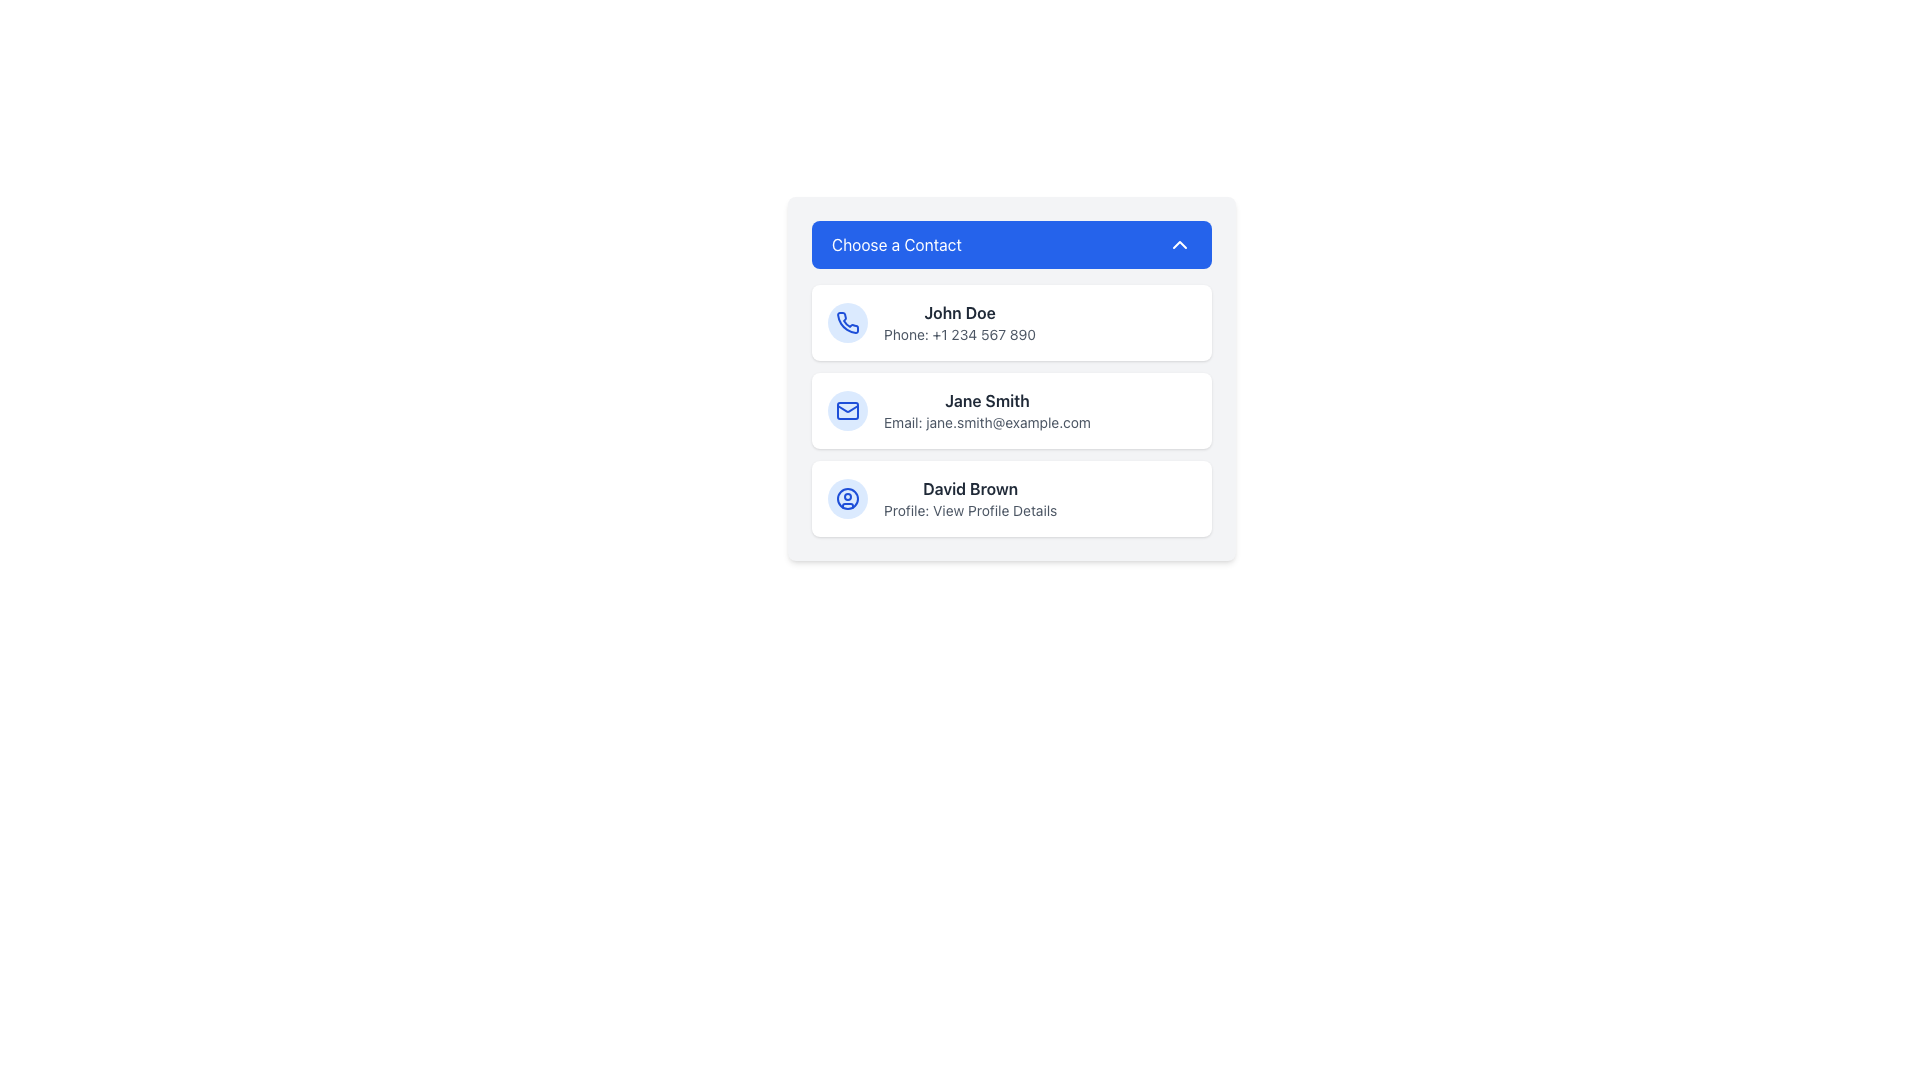 This screenshot has width=1920, height=1080. I want to click on the chevron icon located at the far right of the 'Choose a Contact' button, so click(1180, 244).